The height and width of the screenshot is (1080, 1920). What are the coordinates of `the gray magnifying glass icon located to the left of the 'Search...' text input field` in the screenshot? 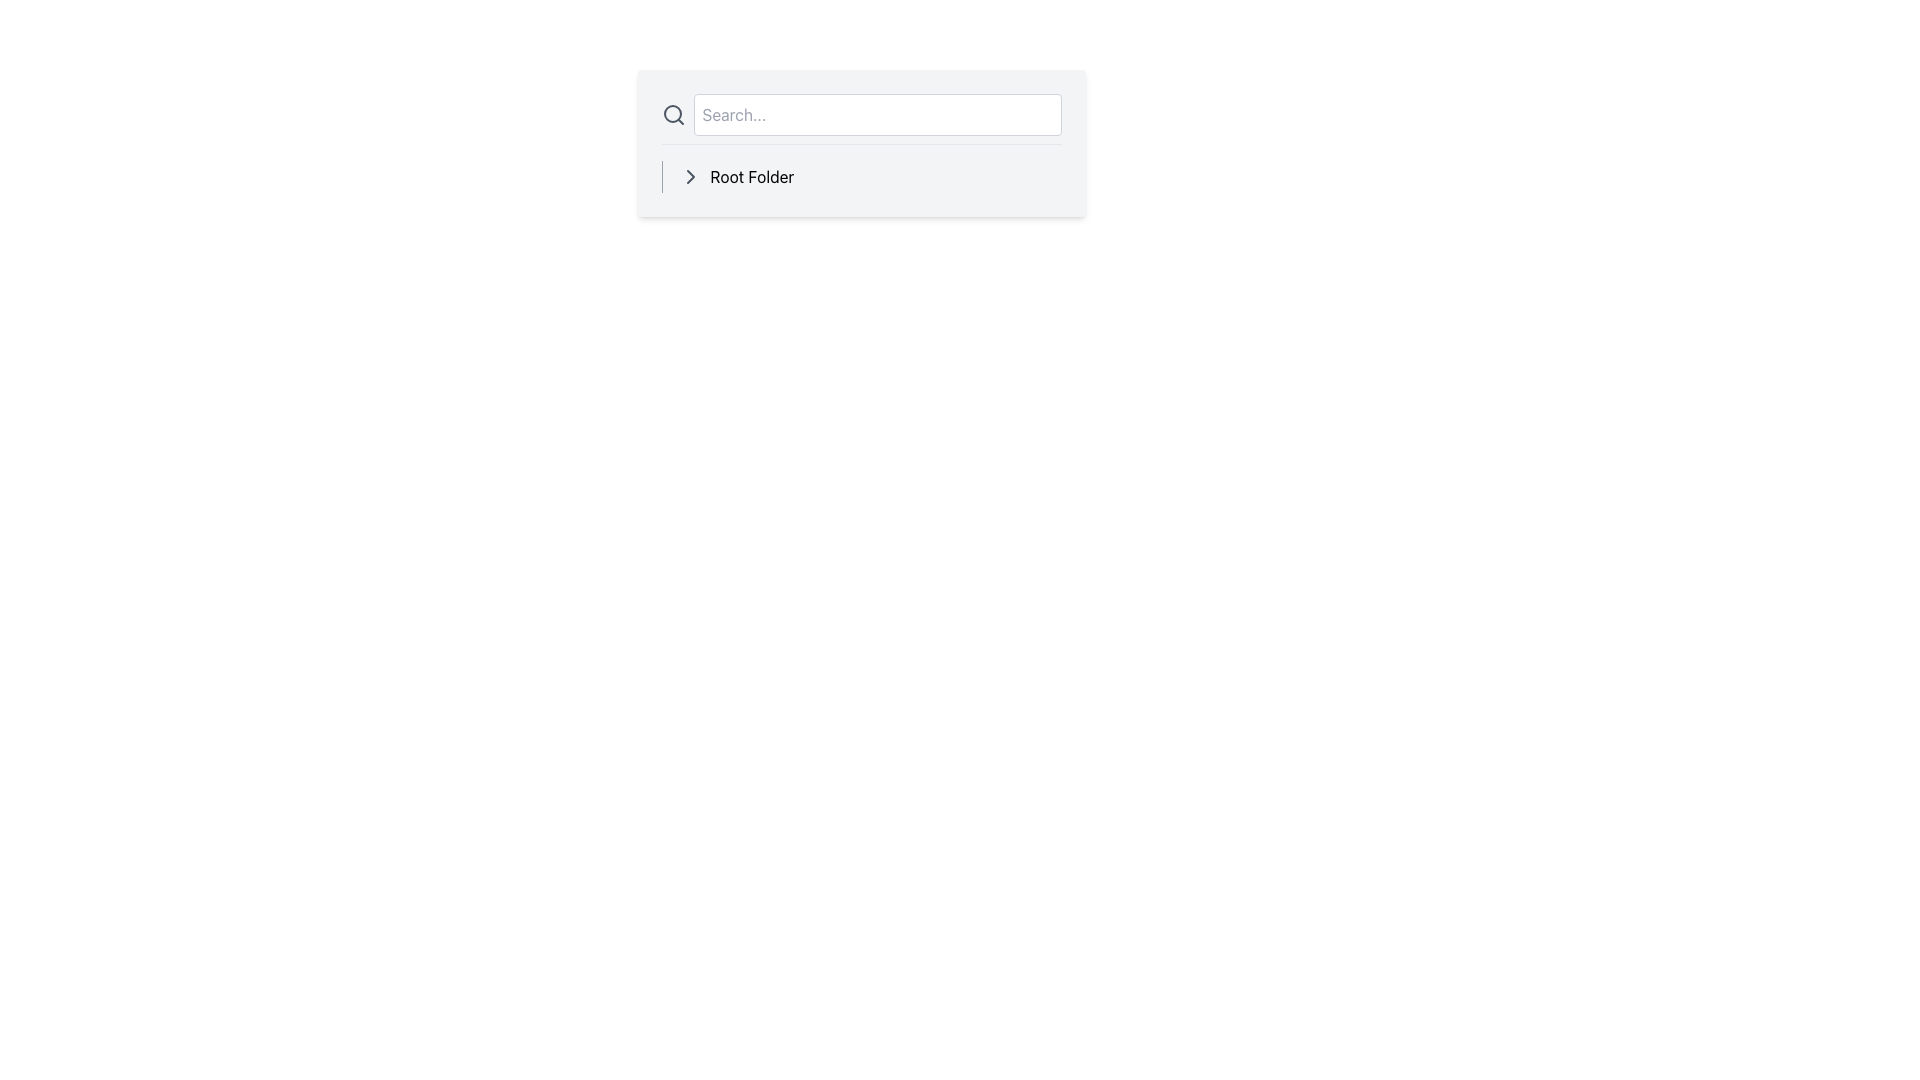 It's located at (673, 115).